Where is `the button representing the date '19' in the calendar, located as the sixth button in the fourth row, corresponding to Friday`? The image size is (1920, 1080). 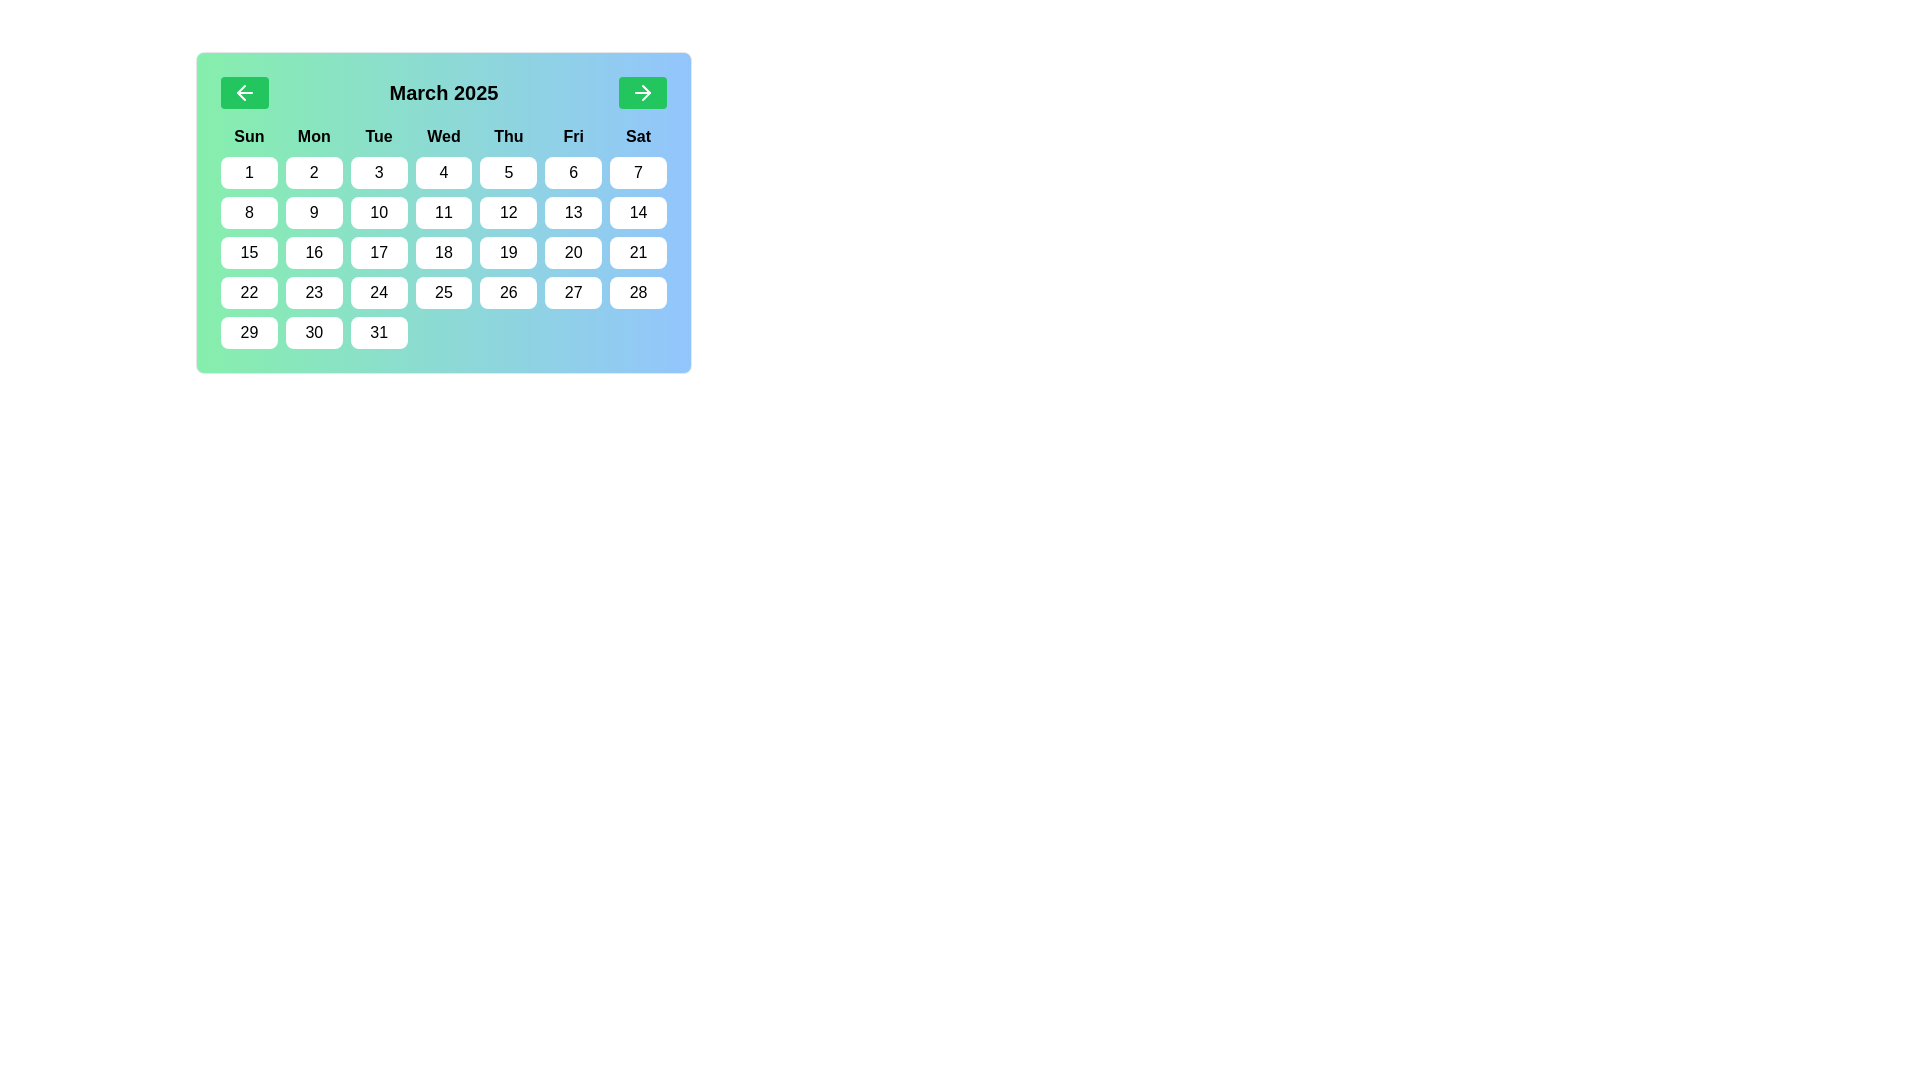
the button representing the date '19' in the calendar, located as the sixth button in the fourth row, corresponding to Friday is located at coordinates (508, 252).